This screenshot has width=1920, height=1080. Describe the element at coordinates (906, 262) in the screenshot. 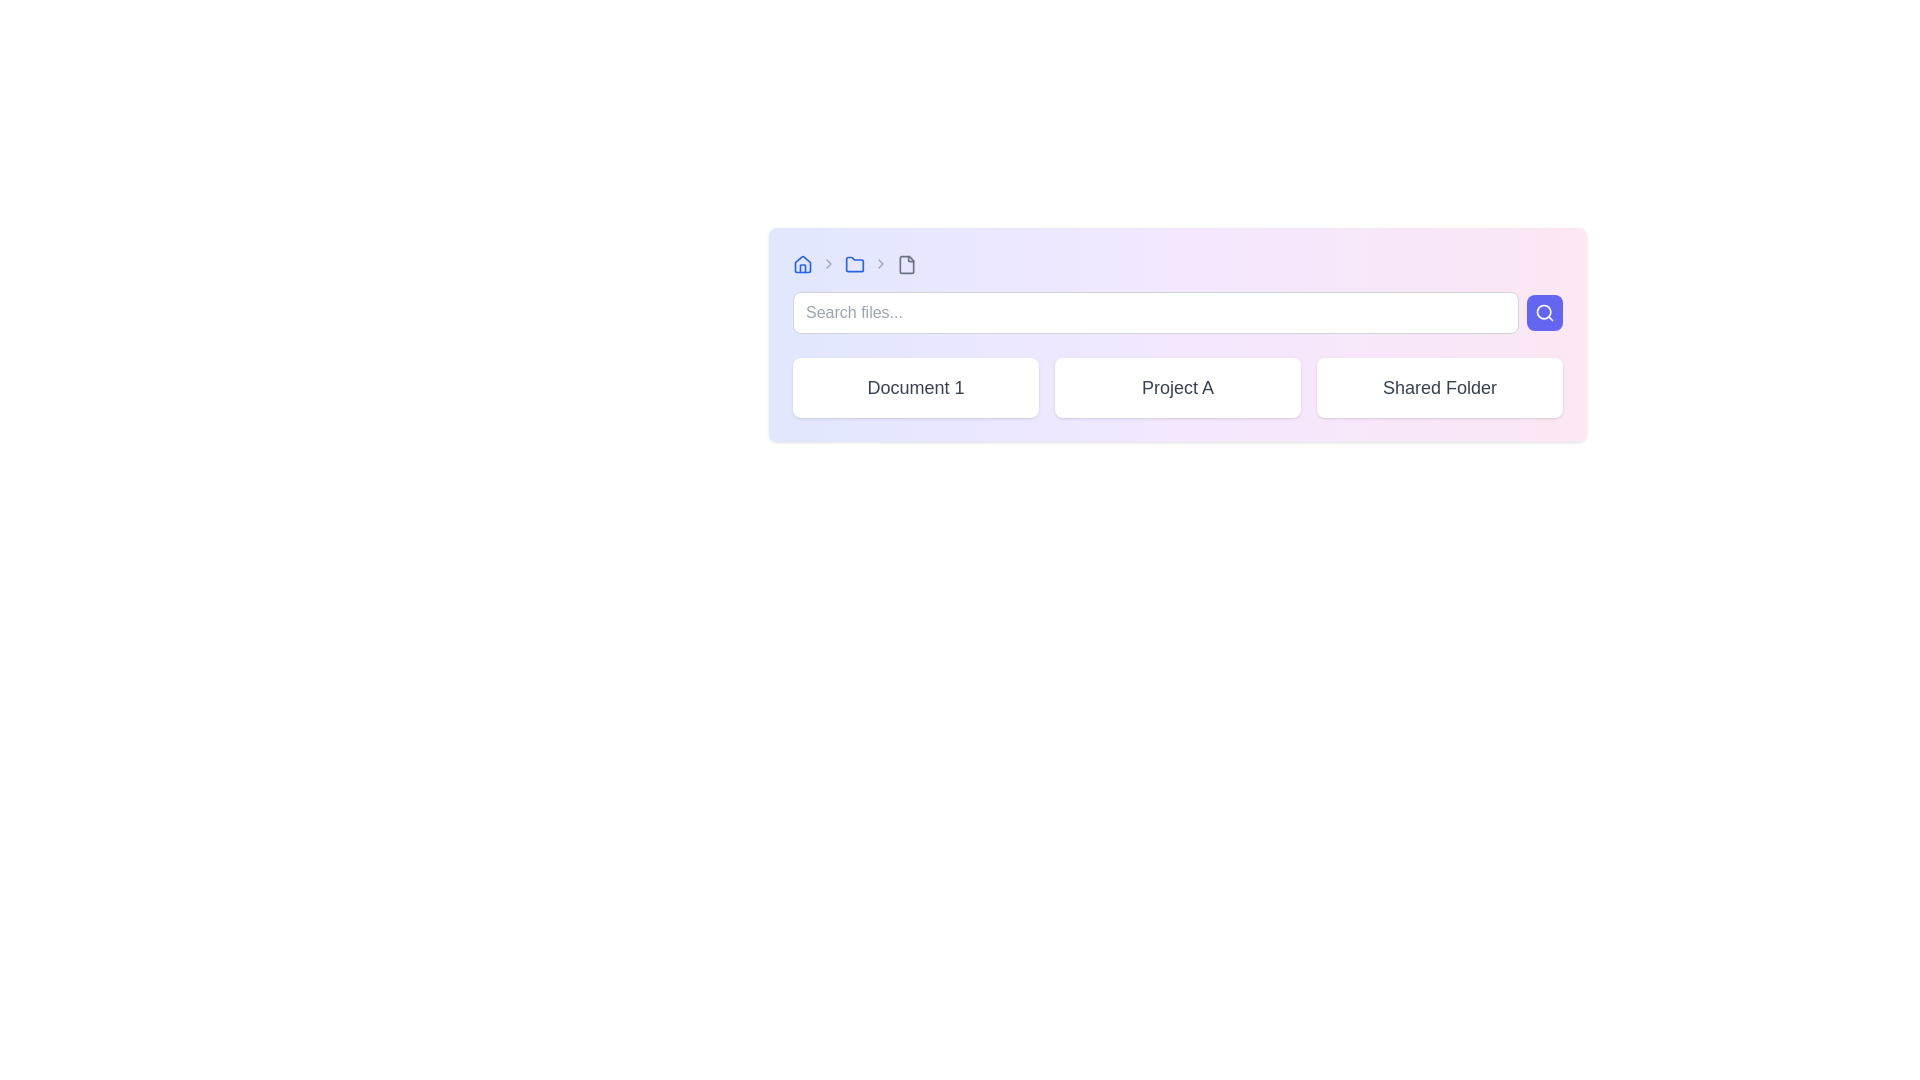

I see `the document icon in the breadcrumb navigation bar to focus on the document context` at that location.